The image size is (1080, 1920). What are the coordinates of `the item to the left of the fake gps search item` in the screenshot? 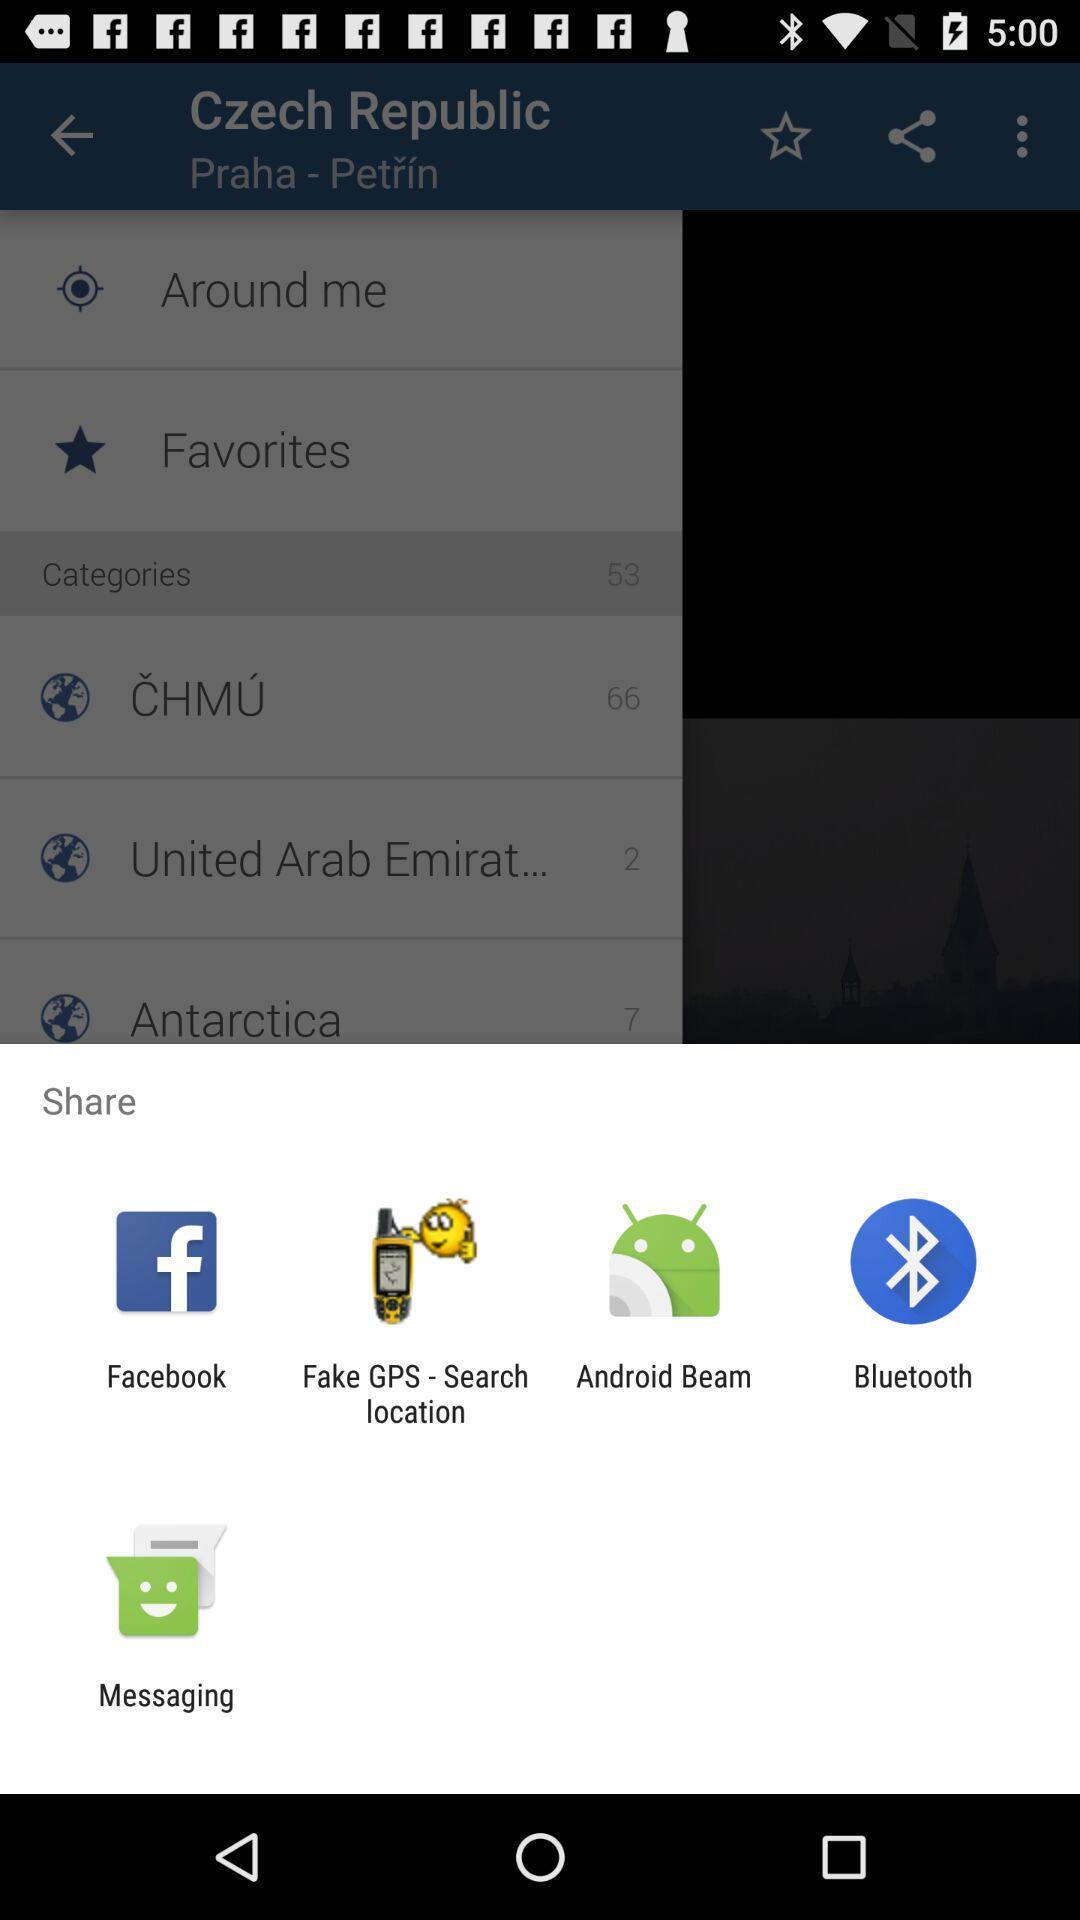 It's located at (165, 1392).